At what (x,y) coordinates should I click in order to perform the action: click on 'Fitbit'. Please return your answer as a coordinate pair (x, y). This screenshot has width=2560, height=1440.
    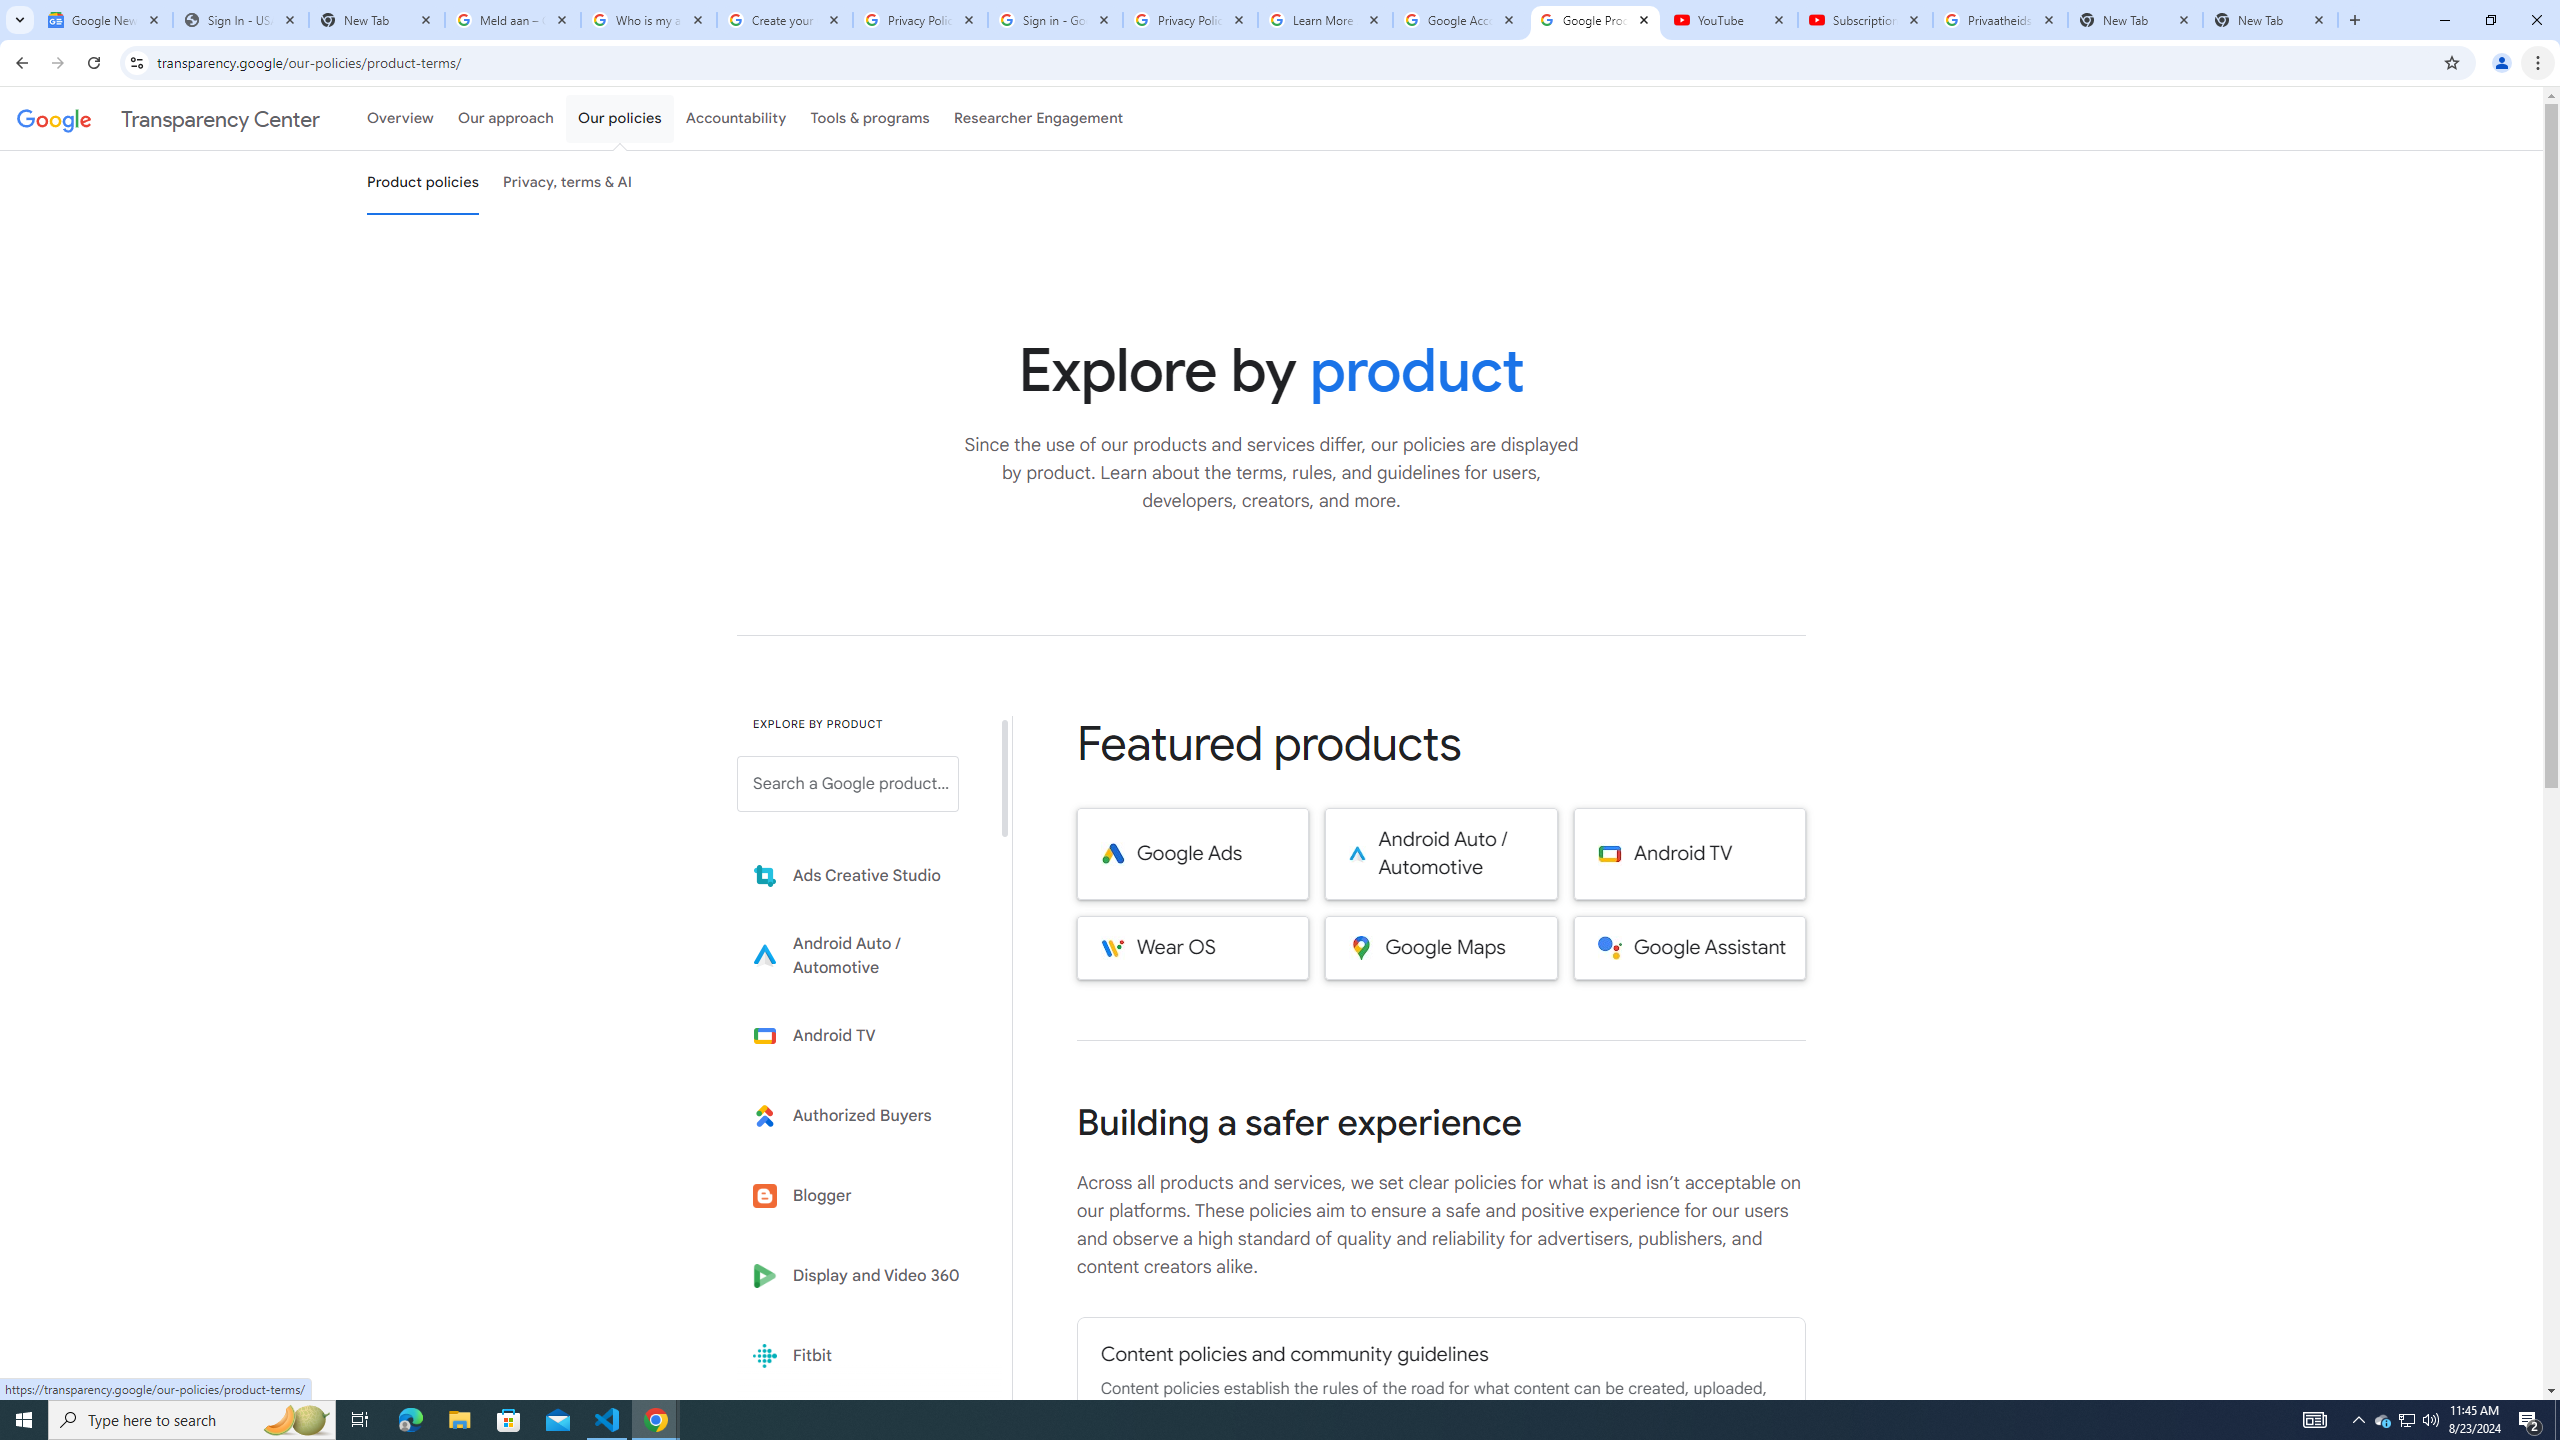
    Looking at the image, I should click on (861, 1355).